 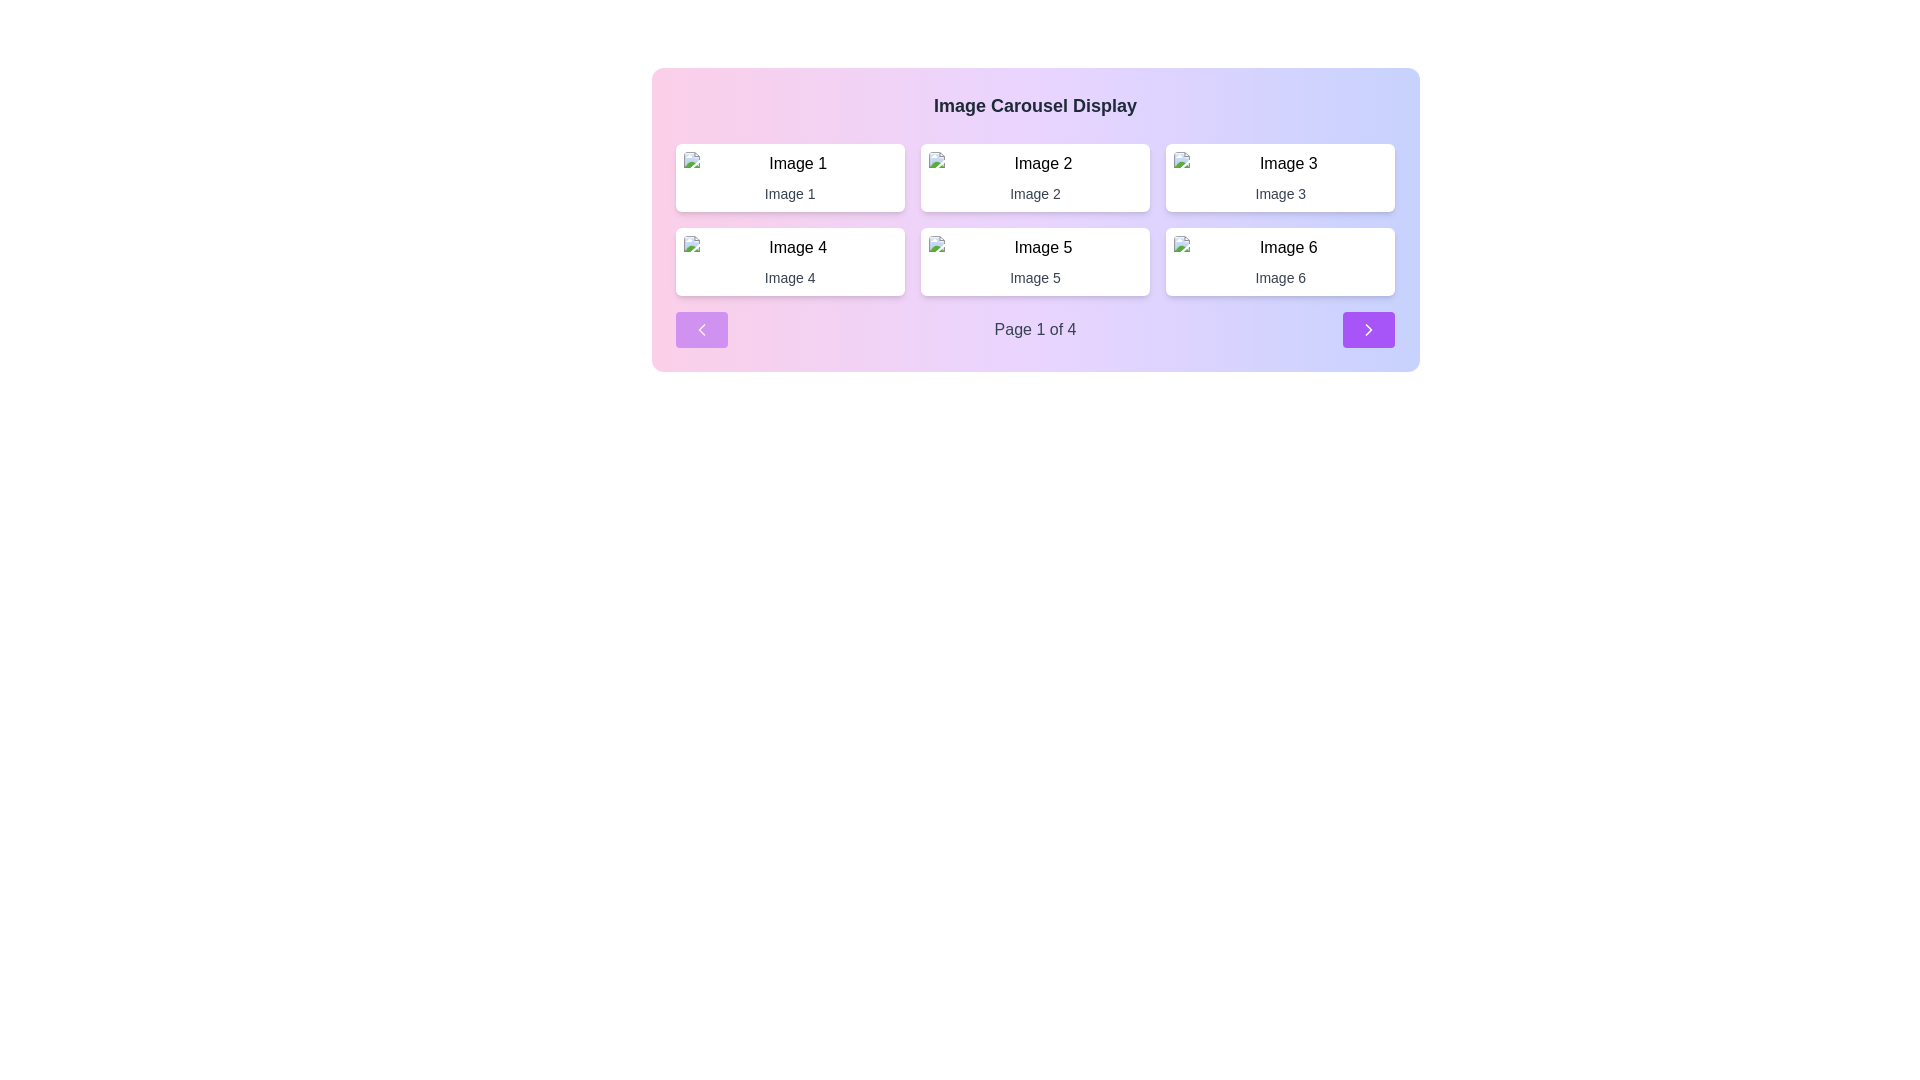 I want to click on the image representing 'Image 3' located in the top row, third column of the grid, so click(x=1280, y=163).